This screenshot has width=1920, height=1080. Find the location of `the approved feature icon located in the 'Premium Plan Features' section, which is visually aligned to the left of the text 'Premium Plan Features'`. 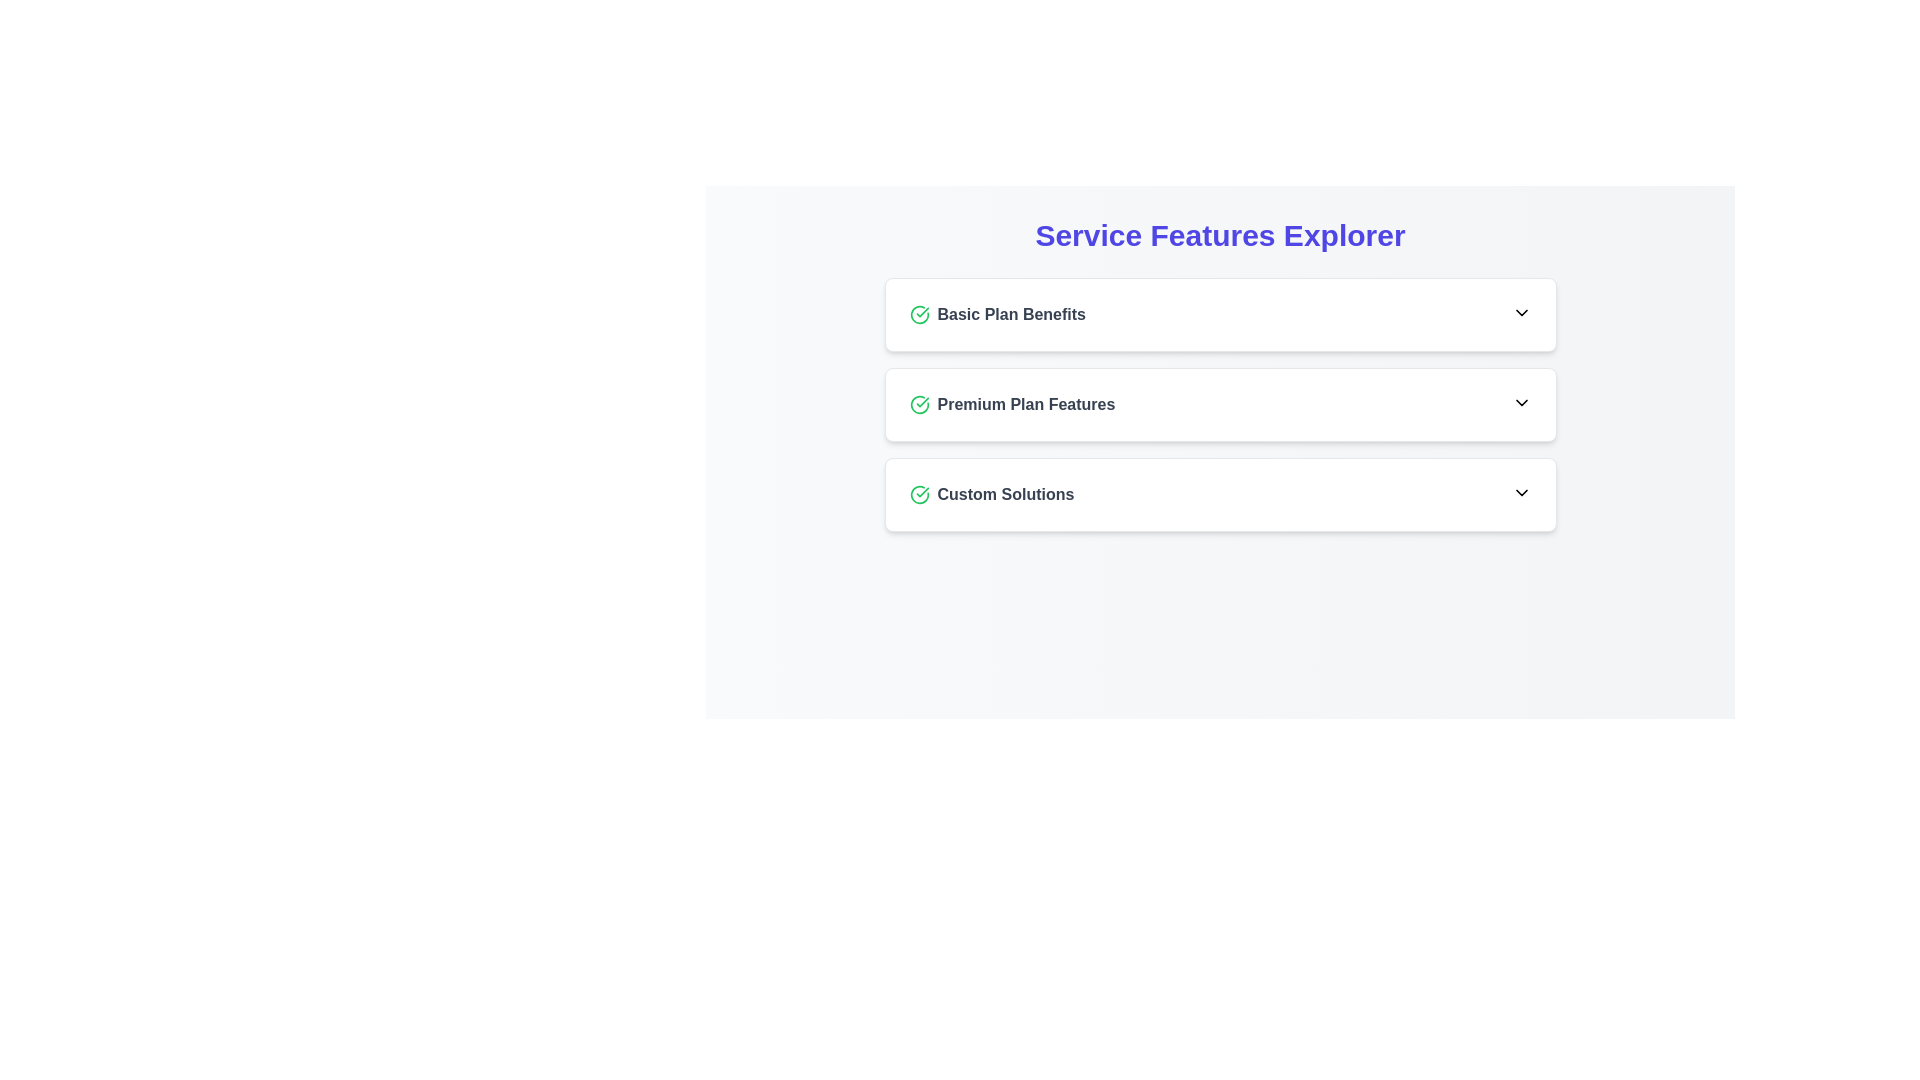

the approved feature icon located in the 'Premium Plan Features' section, which is visually aligned to the left of the text 'Premium Plan Features' is located at coordinates (918, 405).